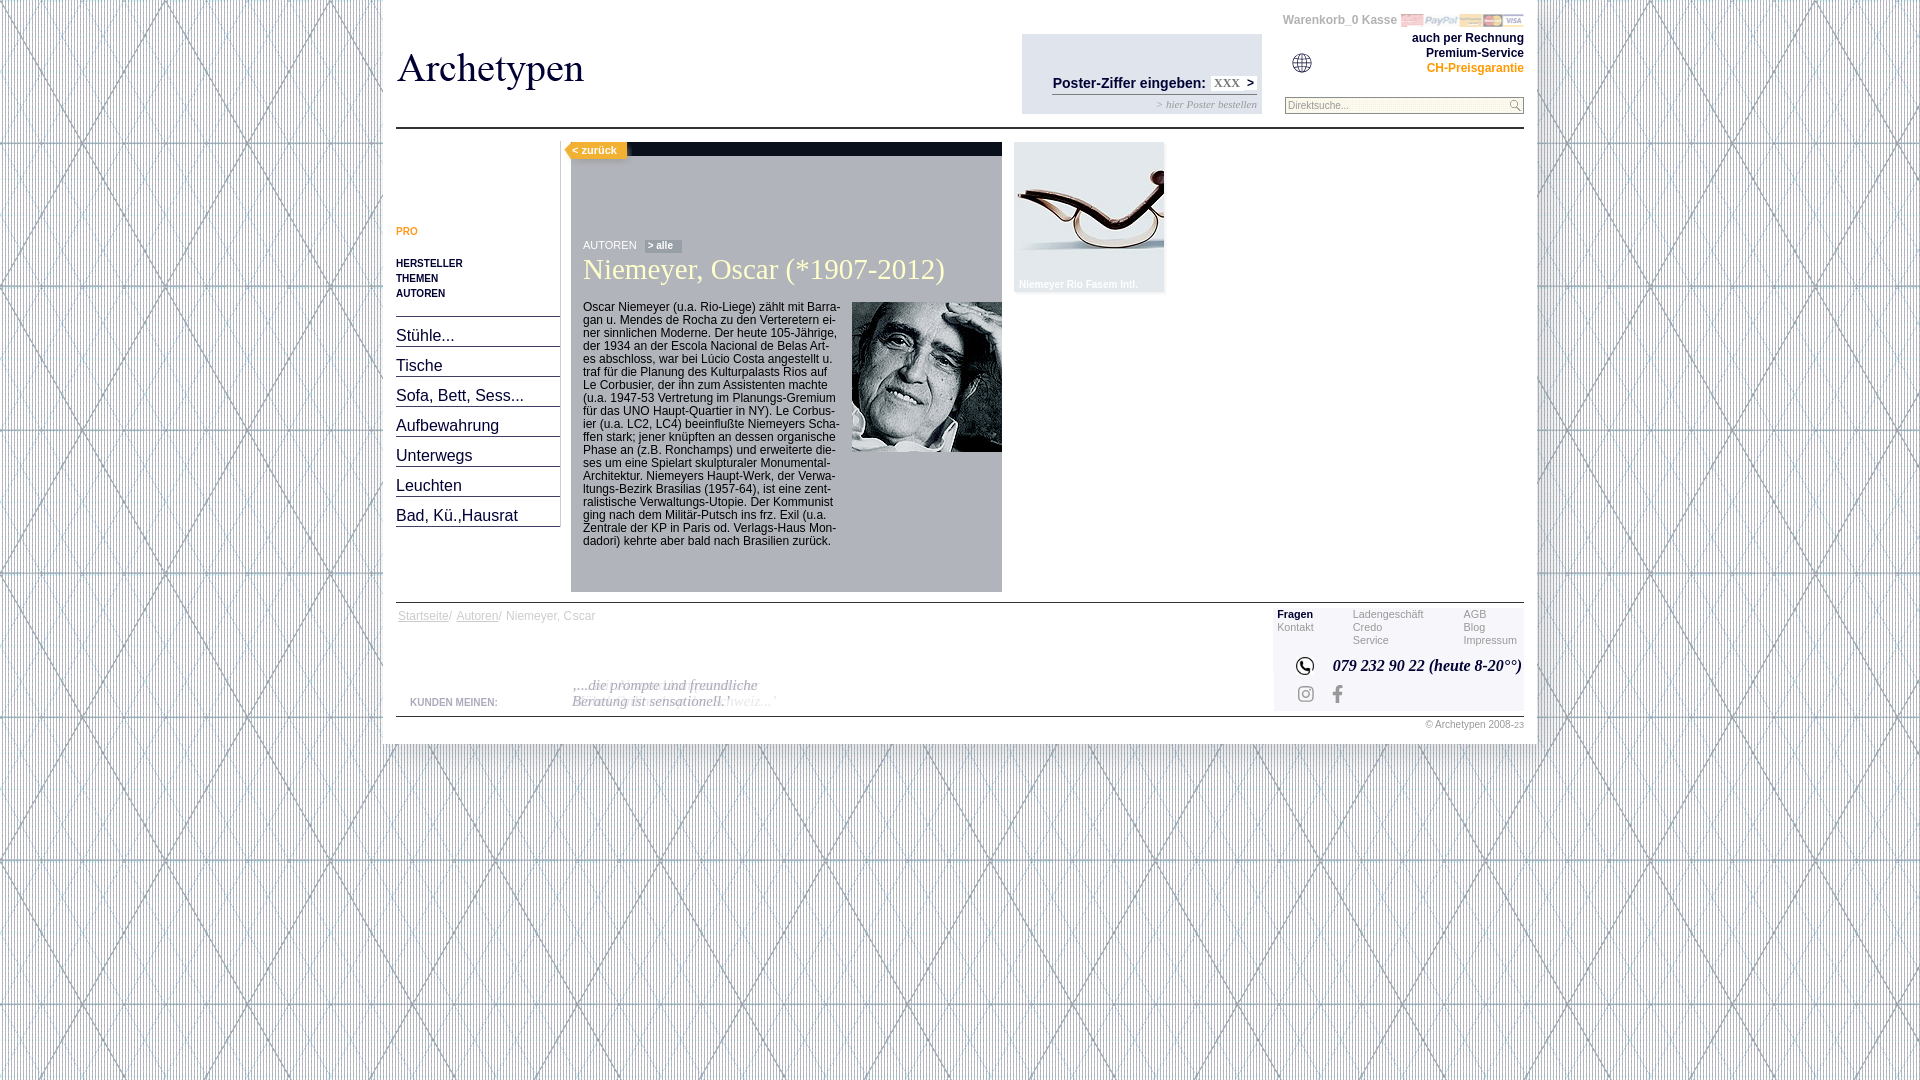 This screenshot has height=1080, width=1920. What do you see at coordinates (398, 615) in the screenshot?
I see `'Startseite'` at bounding box center [398, 615].